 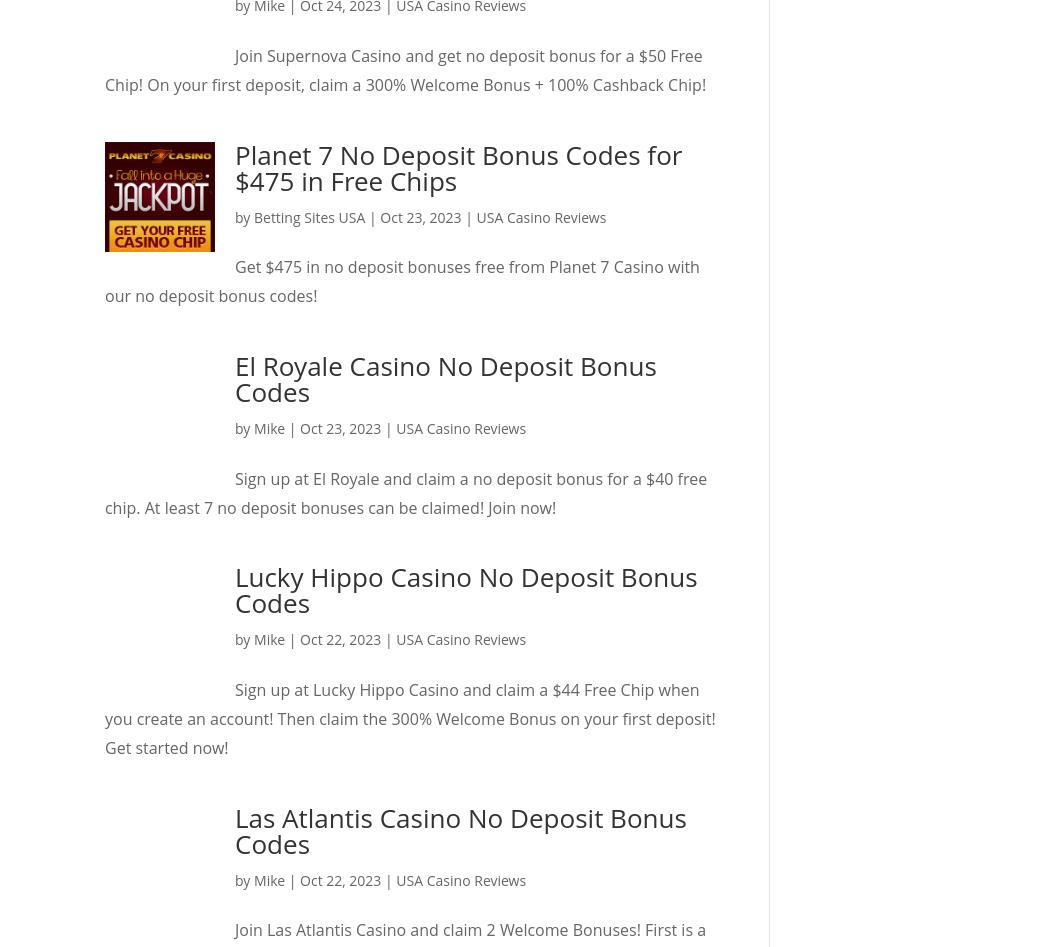 I want to click on 'Join Supernova Casino and get no deposit bonus for a $50 Free Chip! On your first deposit, claim a 300% Welcome Bonus + 100% Cashback Chip!', so click(x=405, y=69).